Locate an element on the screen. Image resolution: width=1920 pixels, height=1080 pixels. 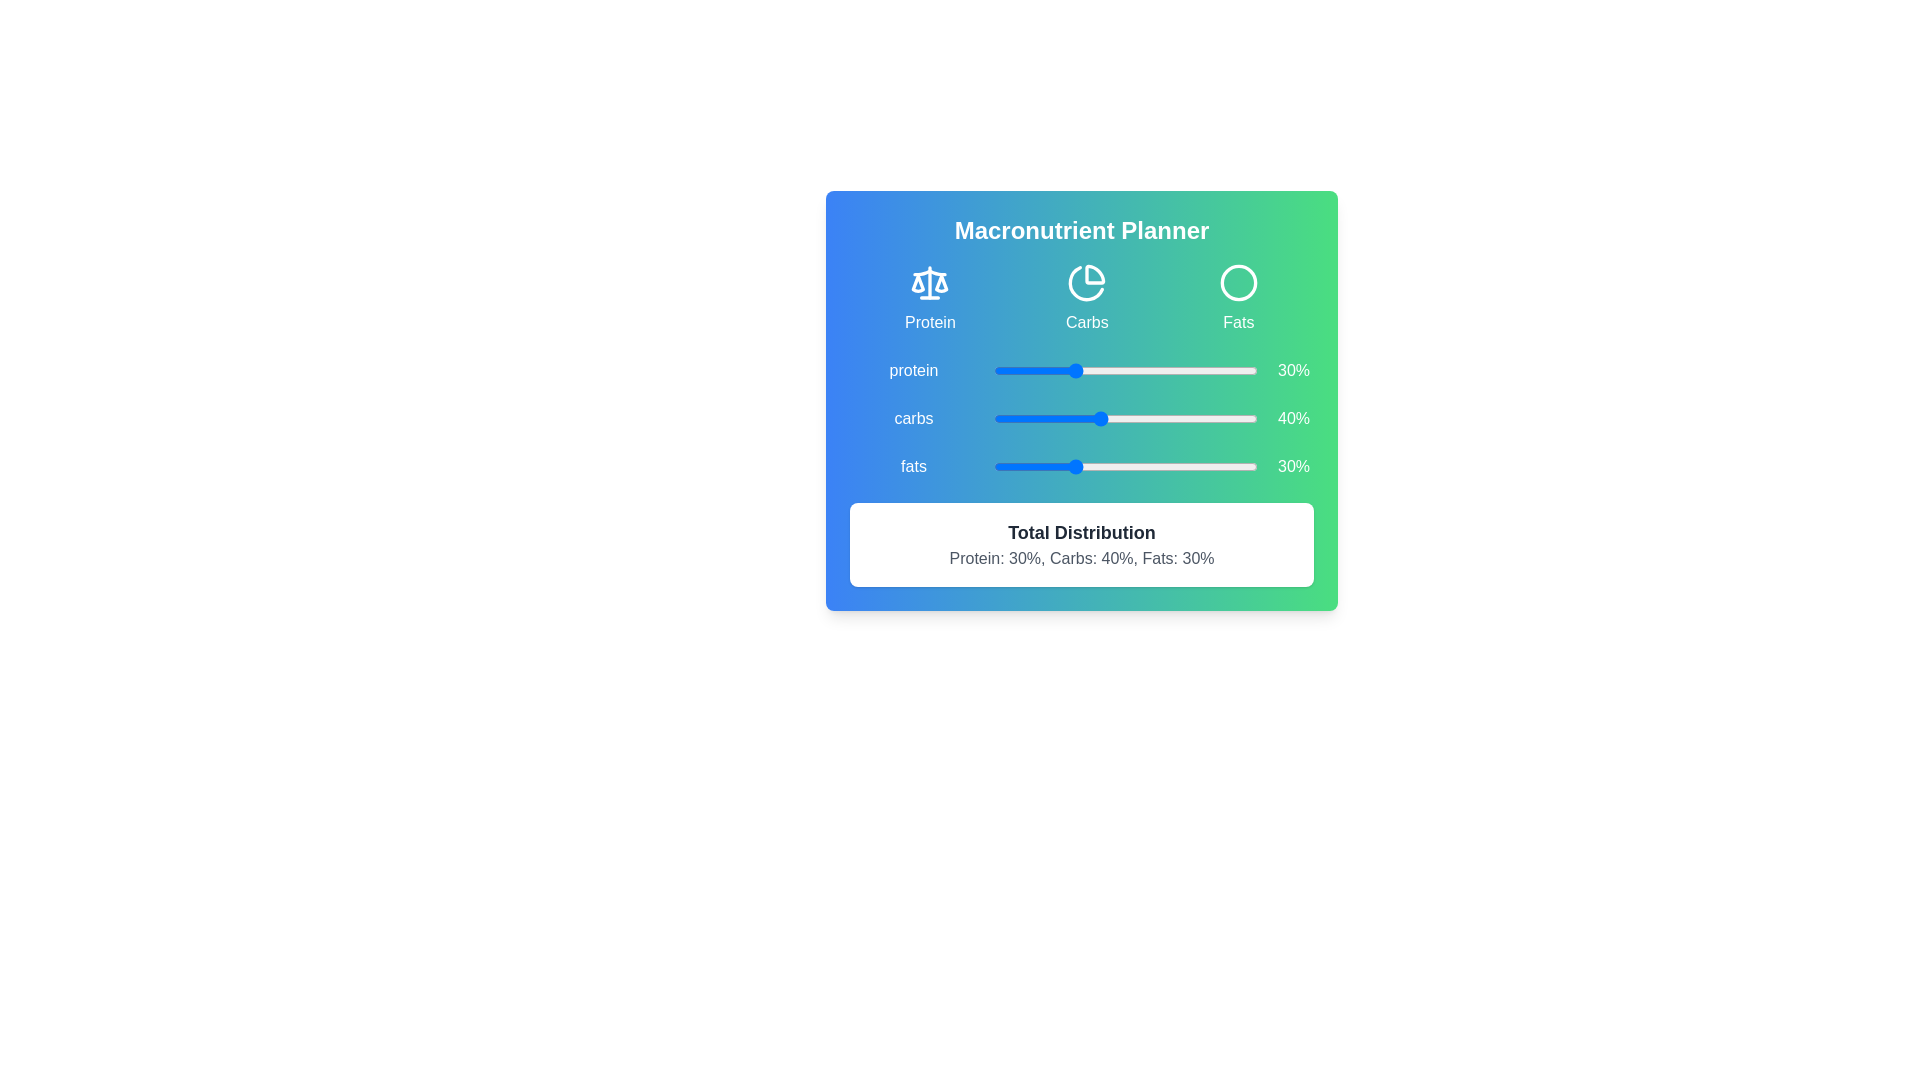
the text label displaying '30%' which is styled with a white font on a green background, located at the rightmost end of the 'protein' row in the macronutrient planner interface is located at coordinates (1294, 370).